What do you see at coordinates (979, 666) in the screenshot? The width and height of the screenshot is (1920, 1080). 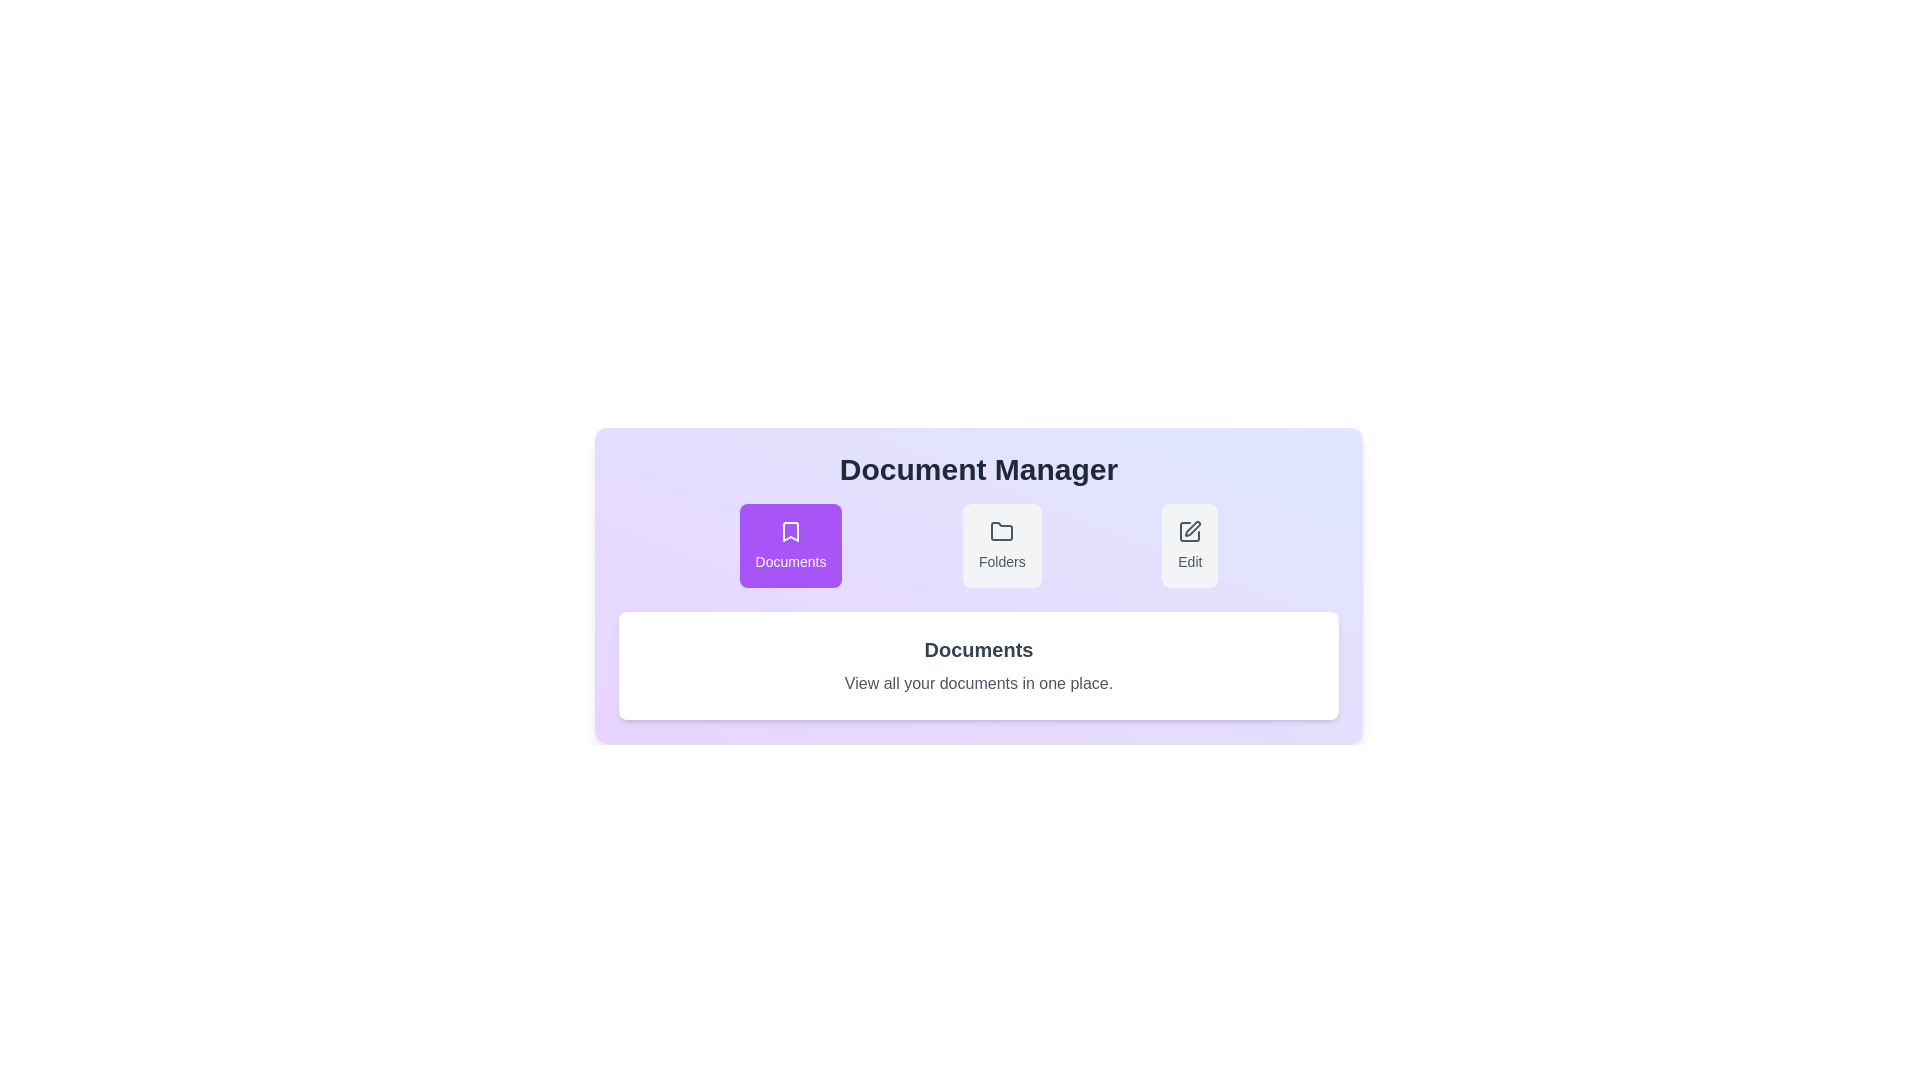 I see `the non-interactive informational card providing a description about managing documents, located at the bottom of the 'Document Manager' section` at bounding box center [979, 666].